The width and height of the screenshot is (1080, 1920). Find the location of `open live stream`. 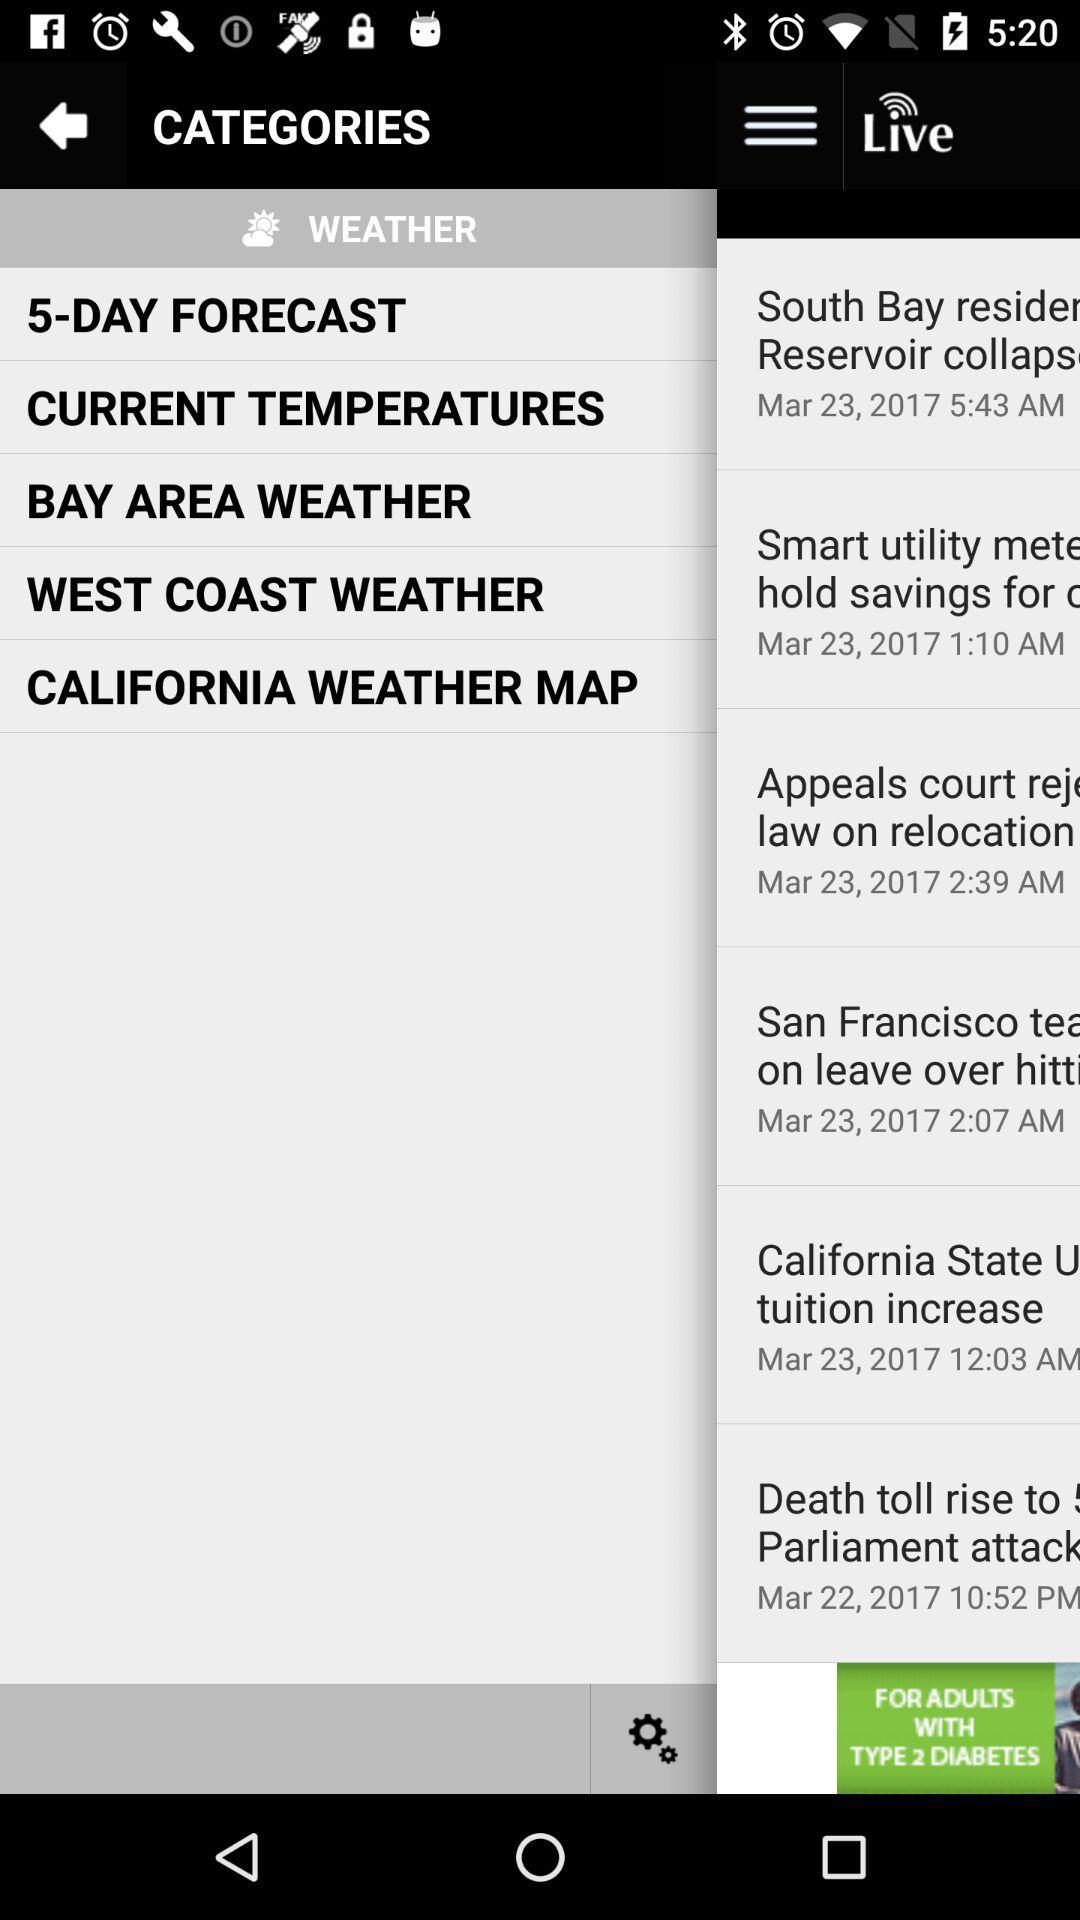

open live stream is located at coordinates (906, 124).